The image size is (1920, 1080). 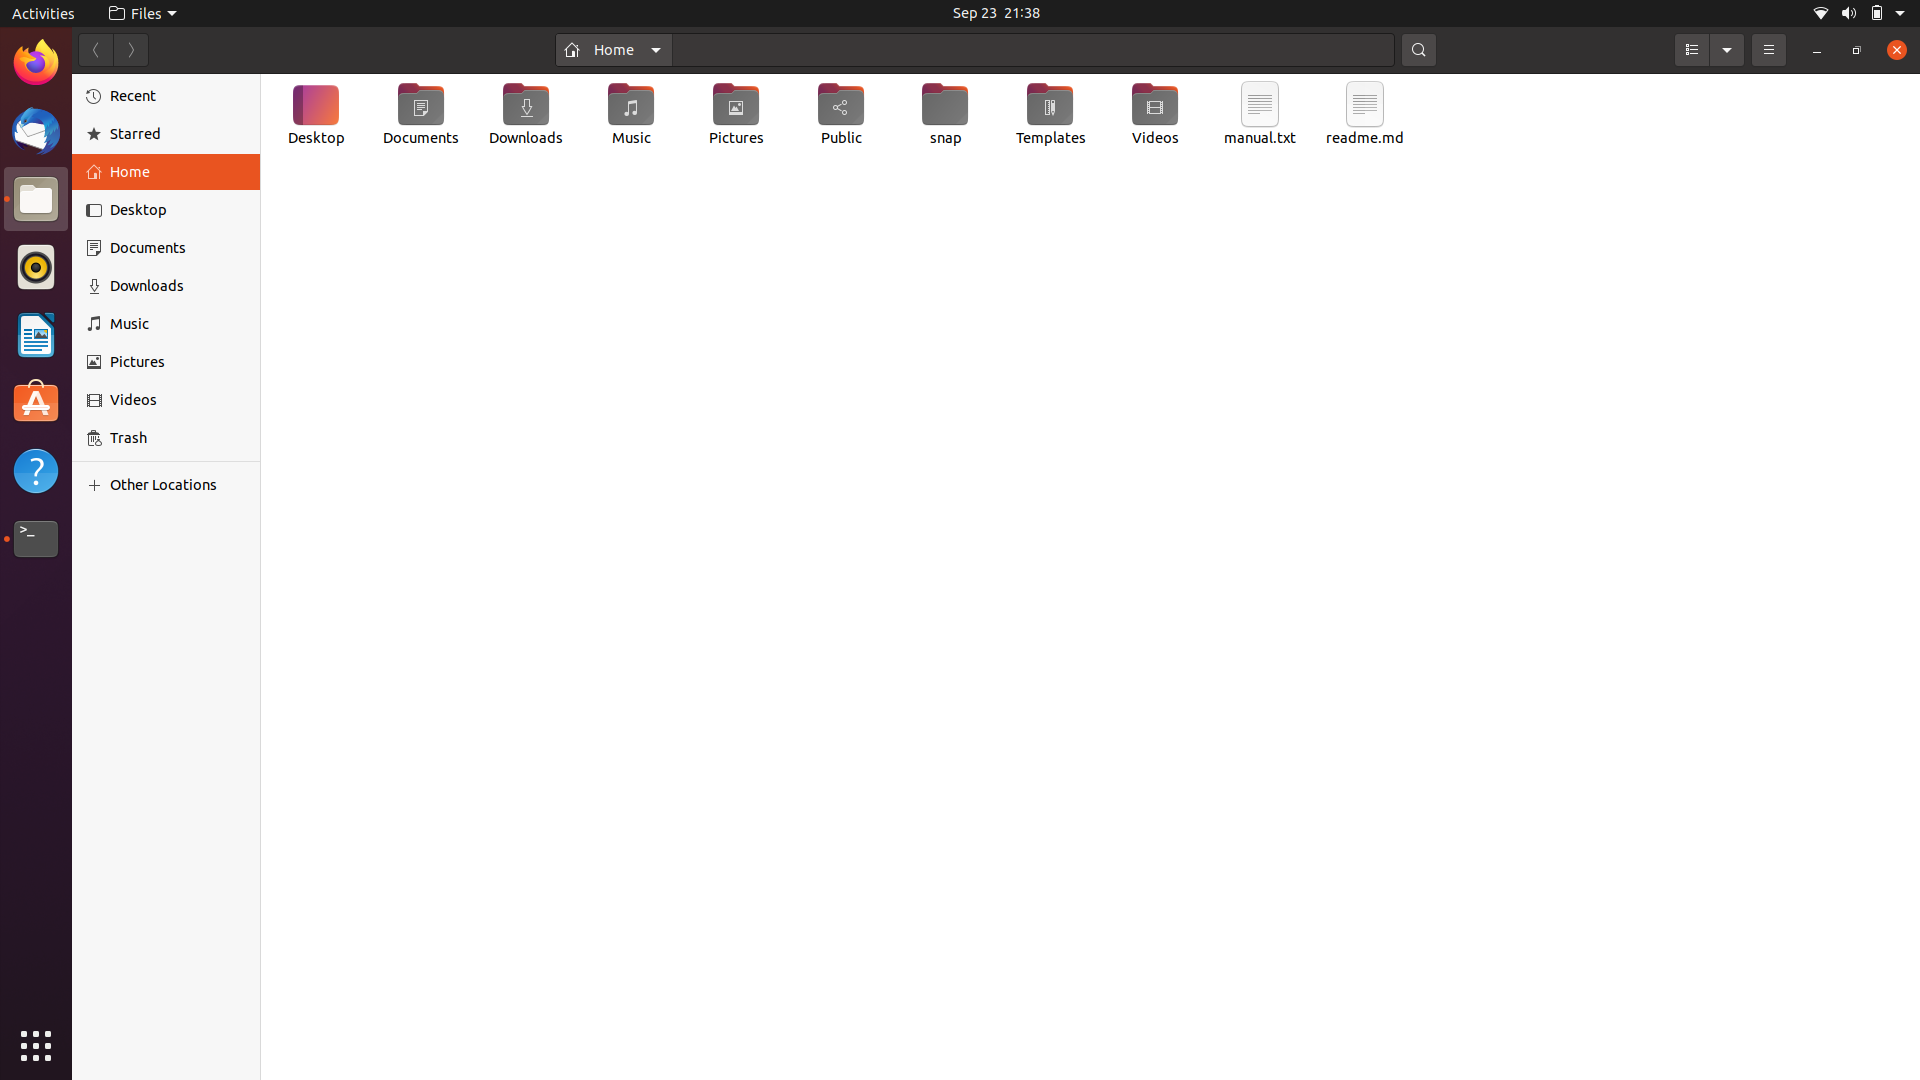 What do you see at coordinates (629, 118) in the screenshot?
I see `Alter the "Music" file name to "My Music"` at bounding box center [629, 118].